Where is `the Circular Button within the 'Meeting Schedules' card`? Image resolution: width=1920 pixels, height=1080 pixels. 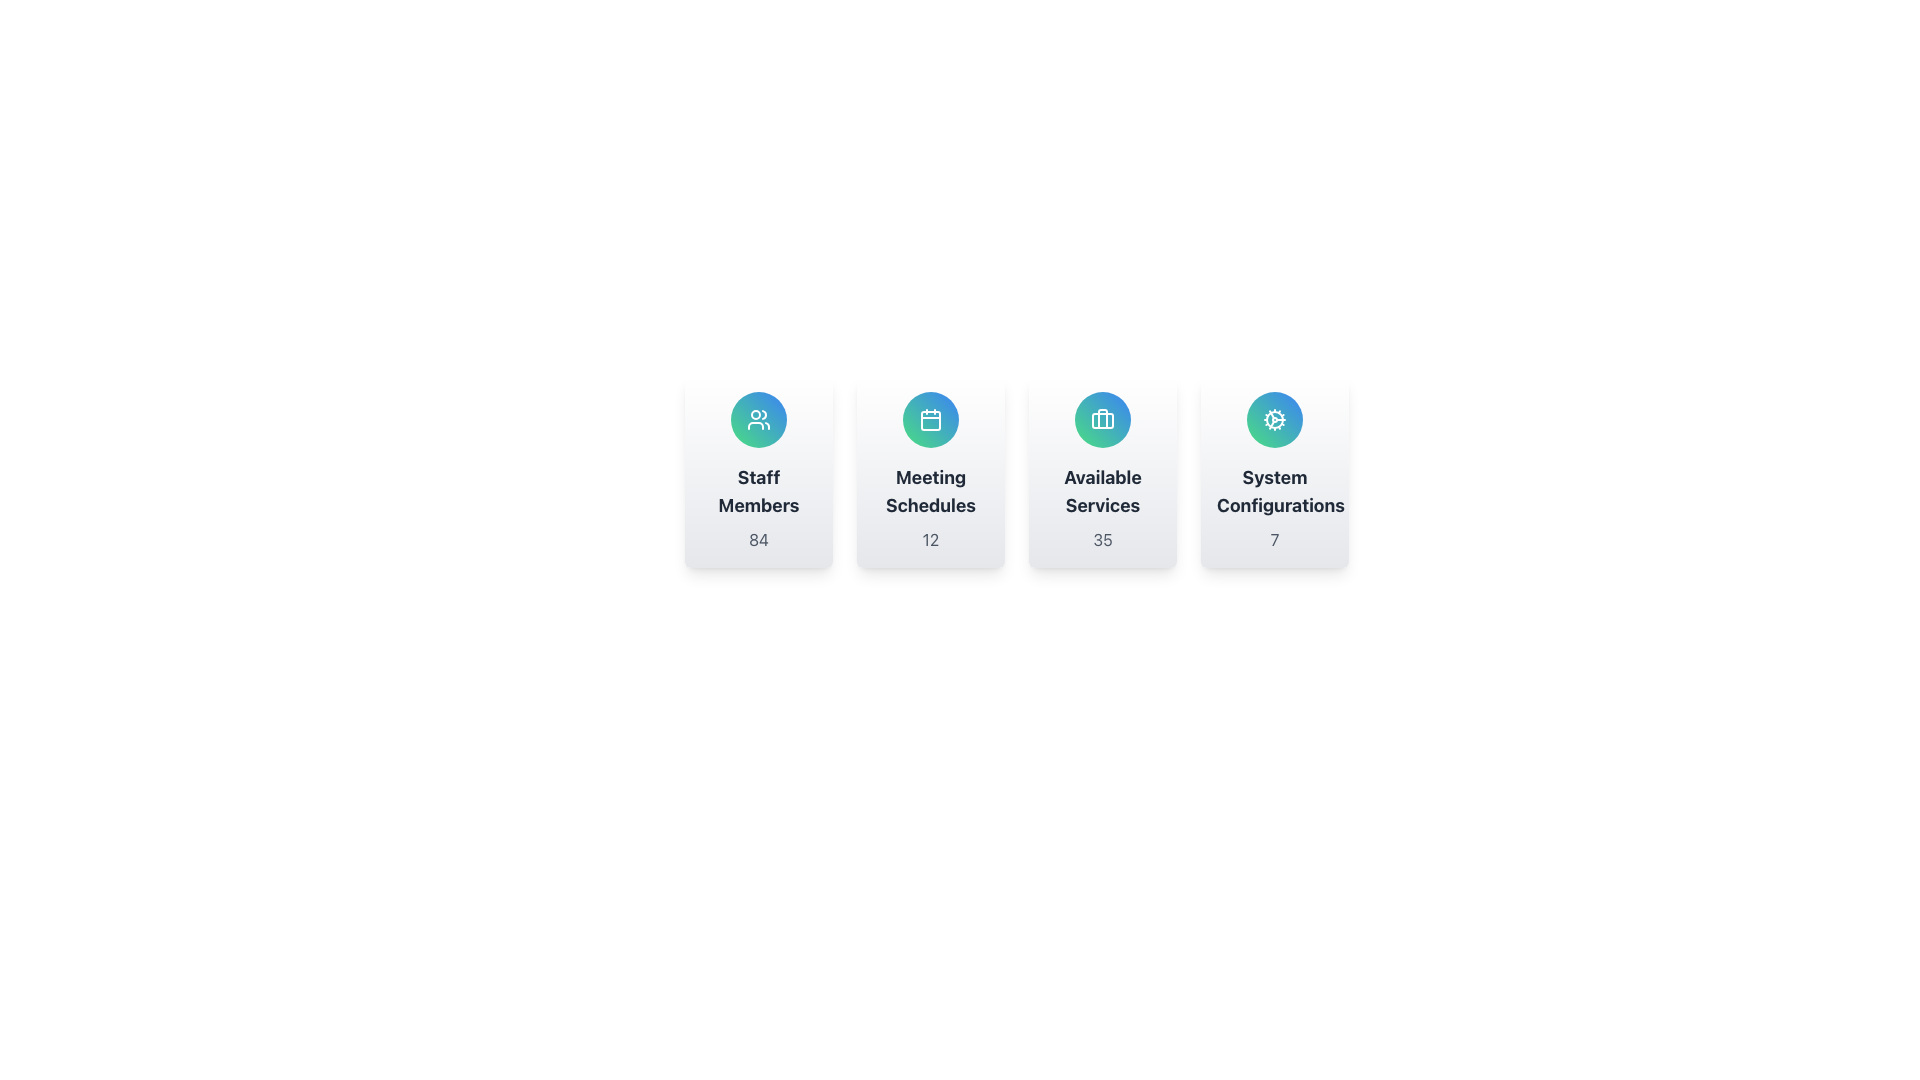 the Circular Button within the 'Meeting Schedules' card is located at coordinates (930, 419).